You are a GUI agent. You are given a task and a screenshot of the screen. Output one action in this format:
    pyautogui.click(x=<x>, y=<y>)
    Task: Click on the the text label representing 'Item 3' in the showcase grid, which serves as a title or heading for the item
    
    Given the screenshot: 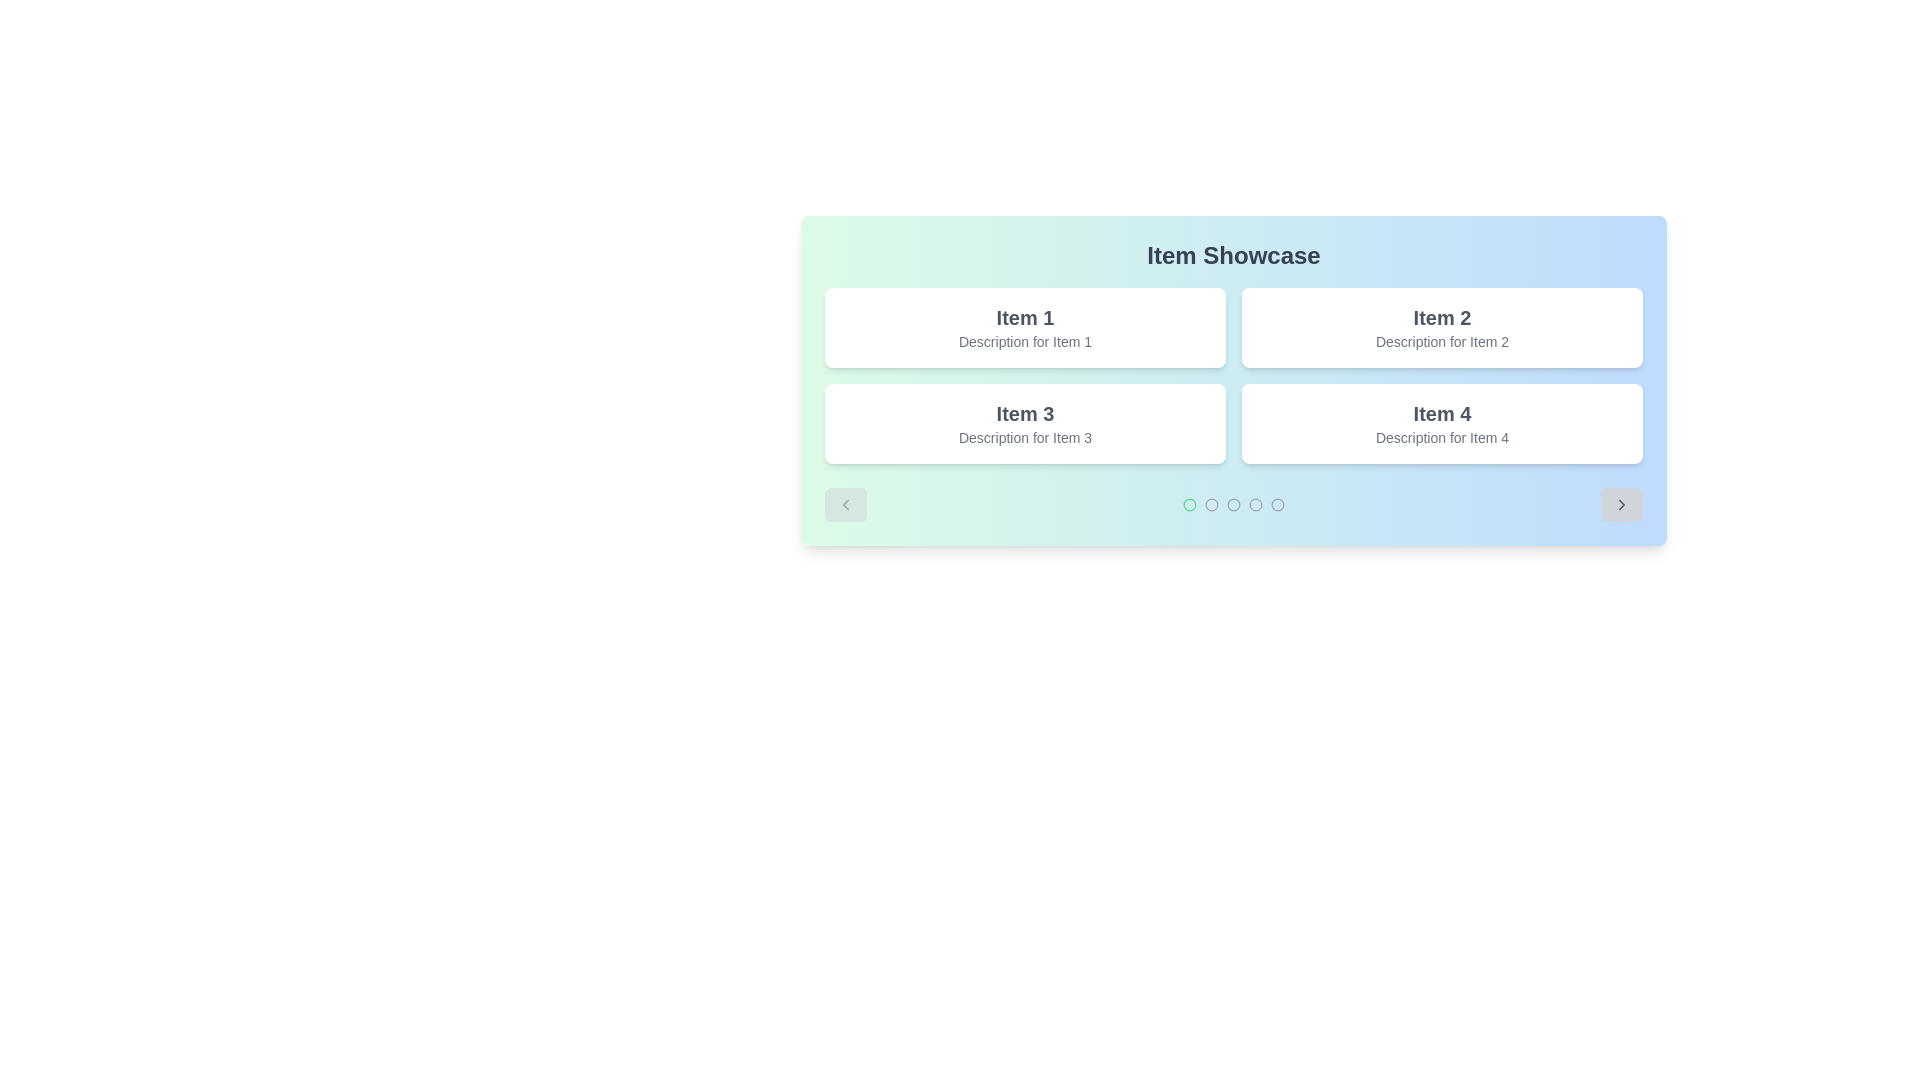 What is the action you would take?
    pyautogui.click(x=1025, y=412)
    